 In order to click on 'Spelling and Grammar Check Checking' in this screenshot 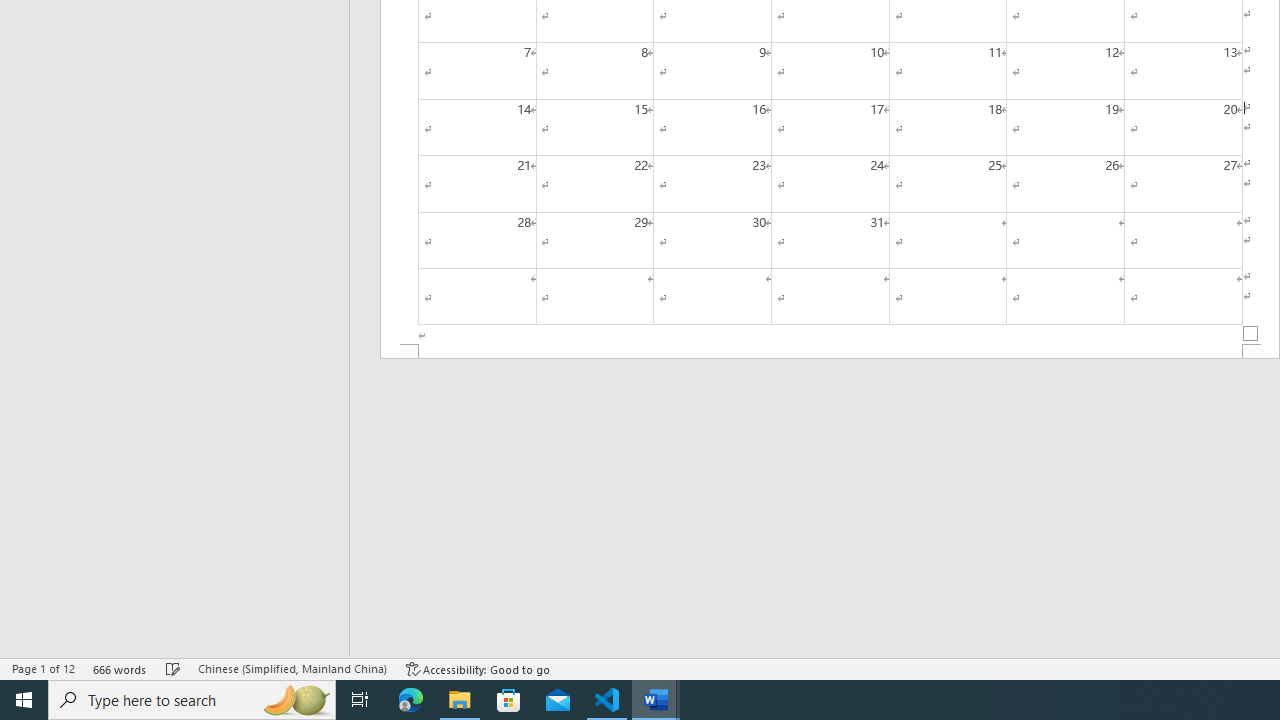, I will do `click(173, 669)`.